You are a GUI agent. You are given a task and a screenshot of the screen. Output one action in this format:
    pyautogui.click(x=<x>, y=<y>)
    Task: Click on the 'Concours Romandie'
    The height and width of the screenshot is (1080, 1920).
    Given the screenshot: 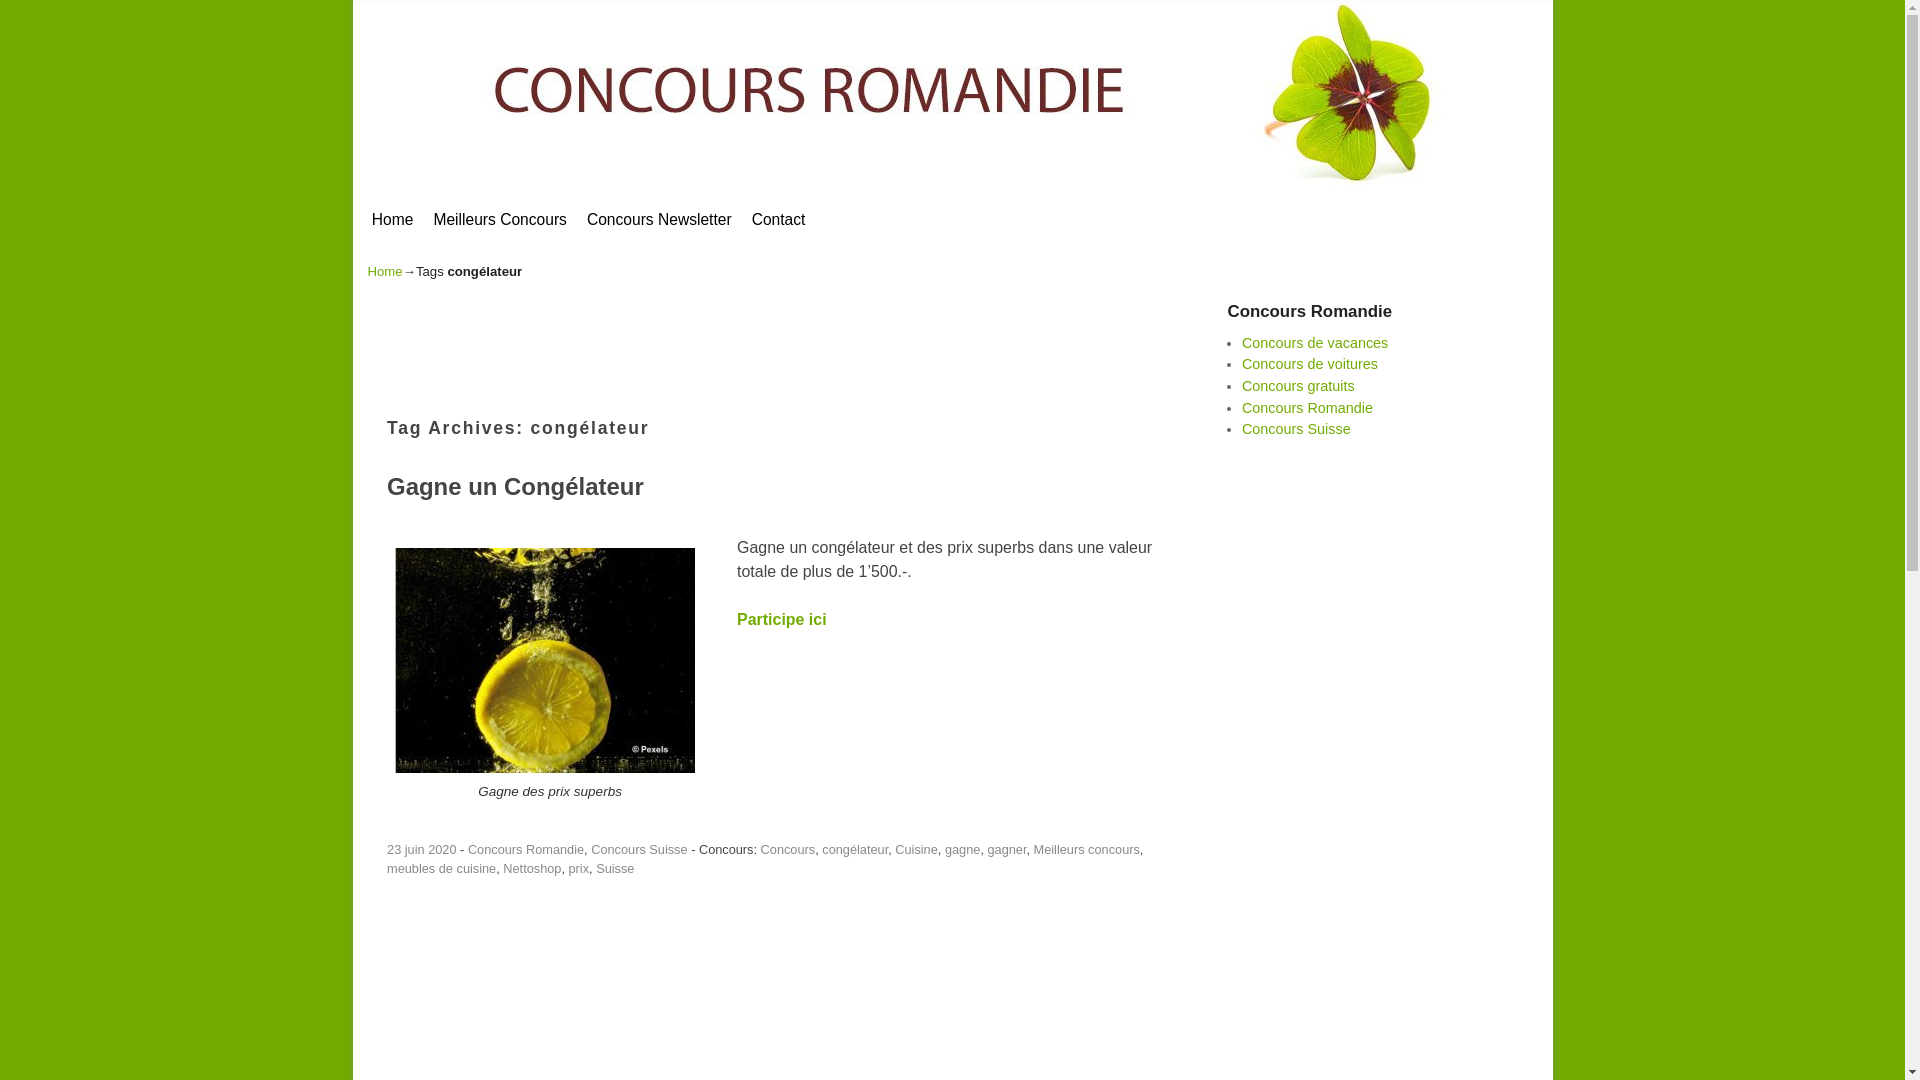 What is the action you would take?
    pyautogui.click(x=1307, y=407)
    